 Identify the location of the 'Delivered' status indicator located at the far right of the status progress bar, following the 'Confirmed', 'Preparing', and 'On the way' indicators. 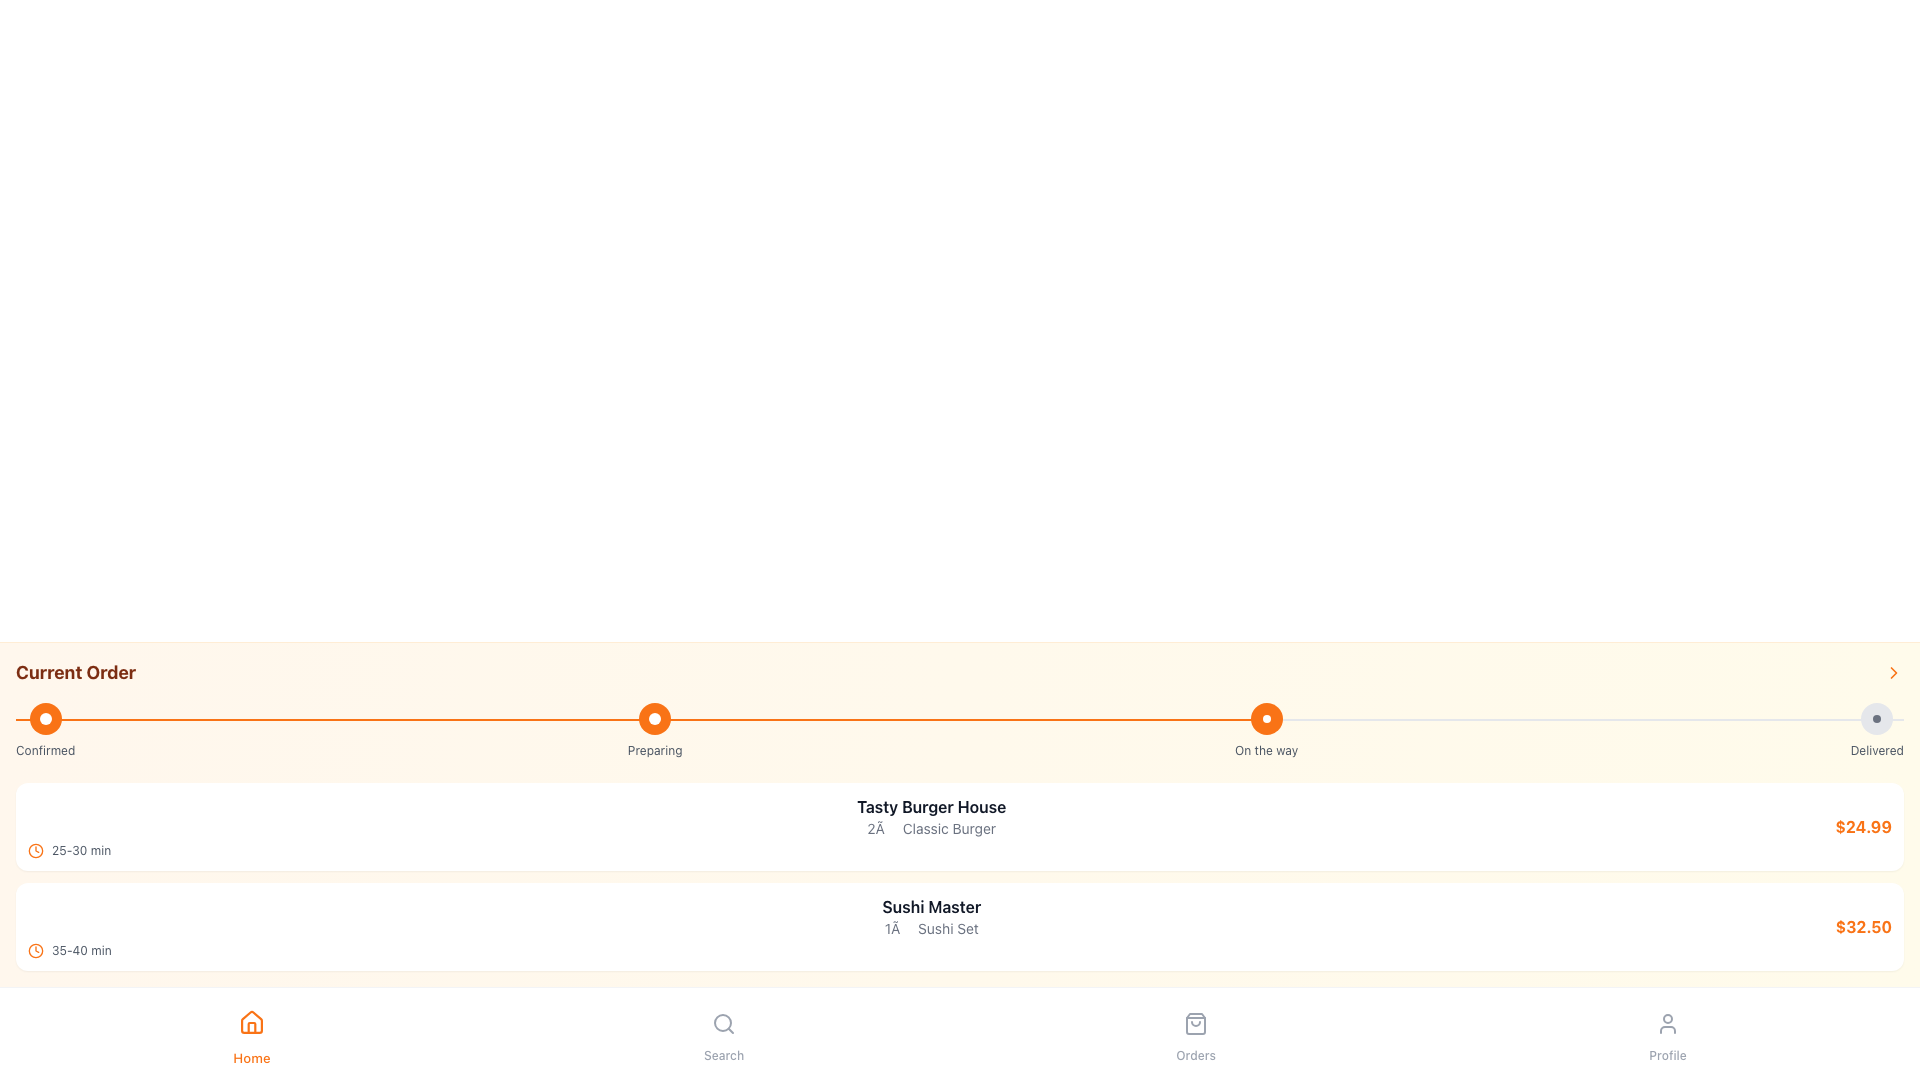
(1876, 731).